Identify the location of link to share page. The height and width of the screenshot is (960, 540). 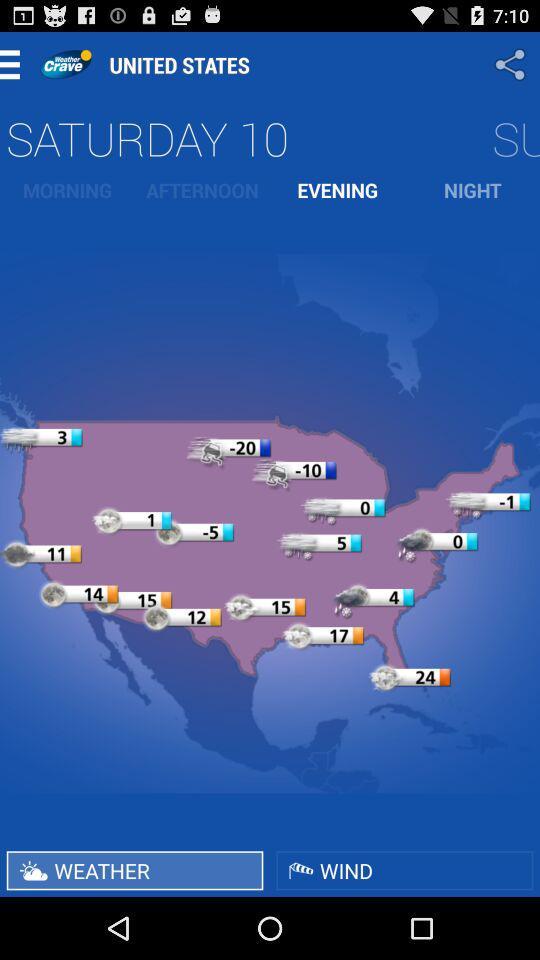
(512, 64).